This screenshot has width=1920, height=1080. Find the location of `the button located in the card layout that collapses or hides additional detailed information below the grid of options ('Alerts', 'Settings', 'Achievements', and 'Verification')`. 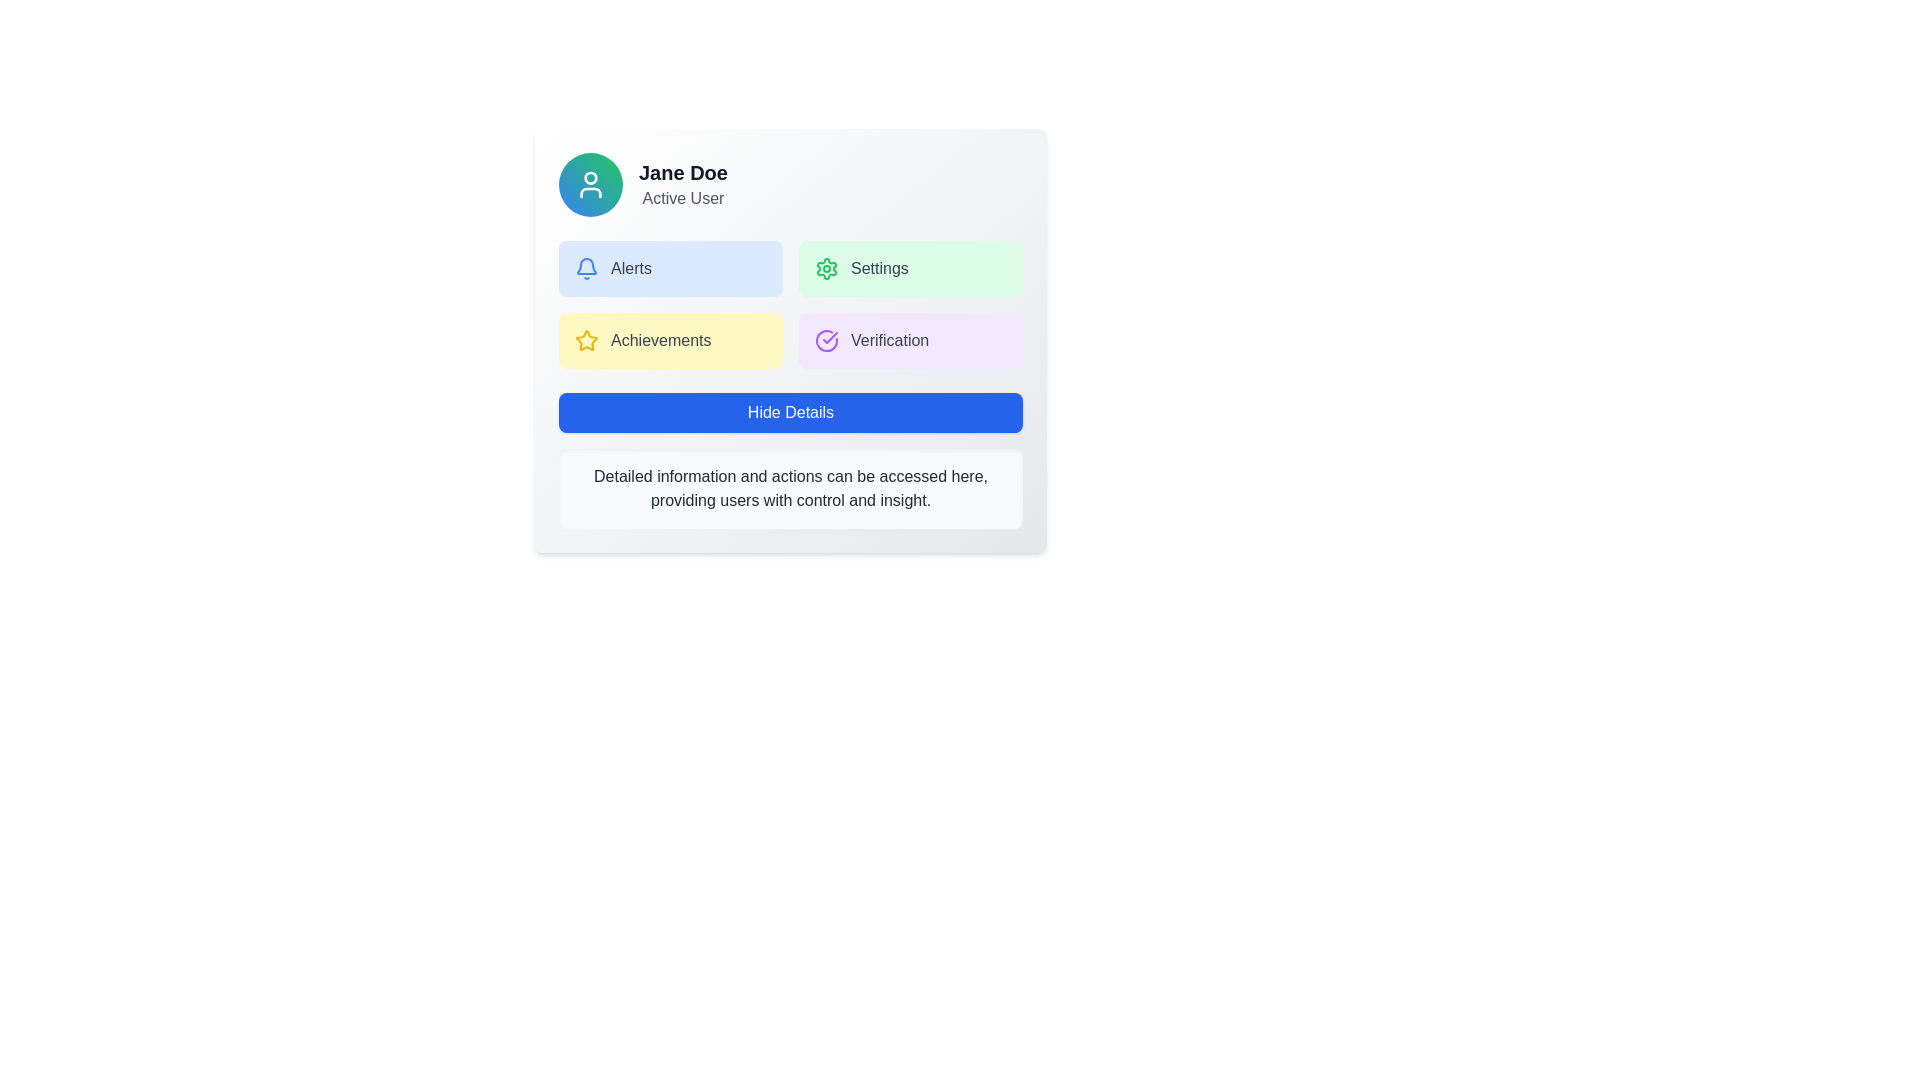

the button located in the card layout that collapses or hides additional detailed information below the grid of options ('Alerts', 'Settings', 'Achievements', and 'Verification') is located at coordinates (790, 411).